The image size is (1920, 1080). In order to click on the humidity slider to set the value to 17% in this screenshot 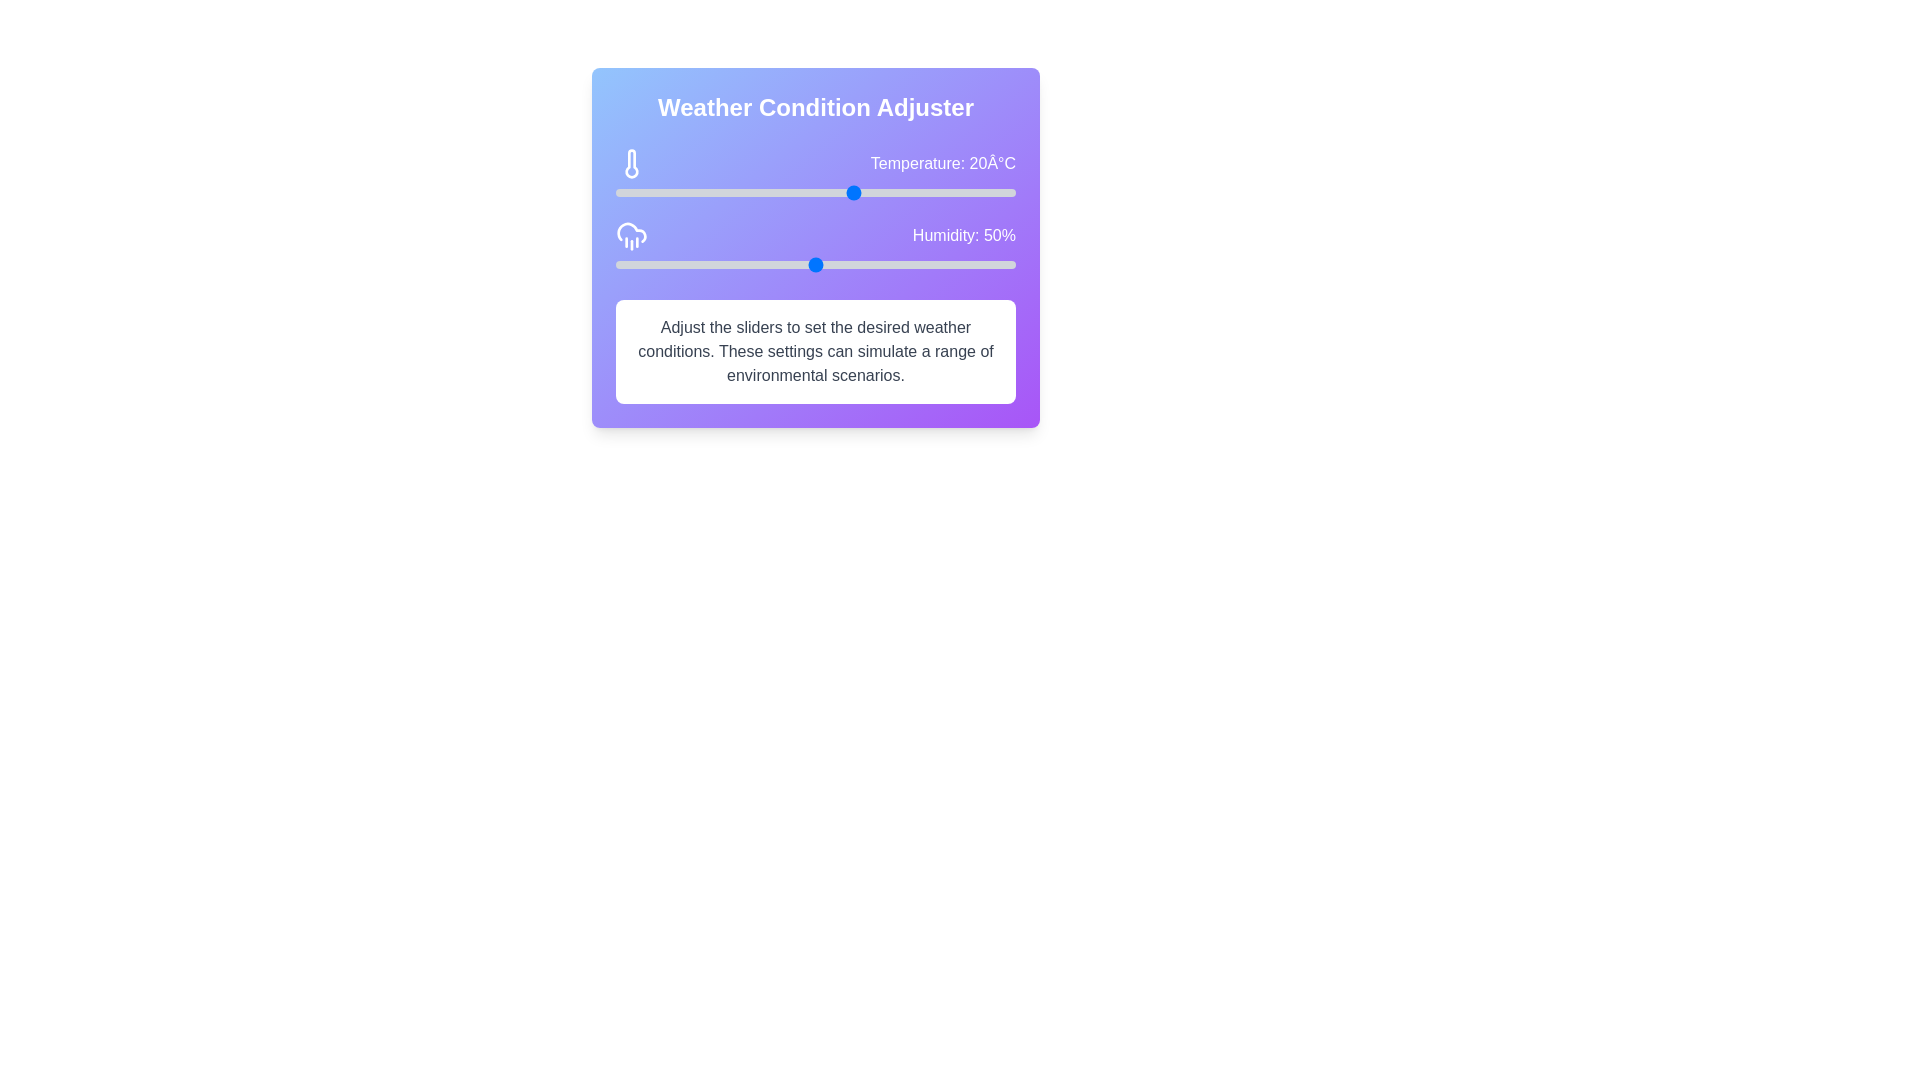, I will do `click(684, 264)`.